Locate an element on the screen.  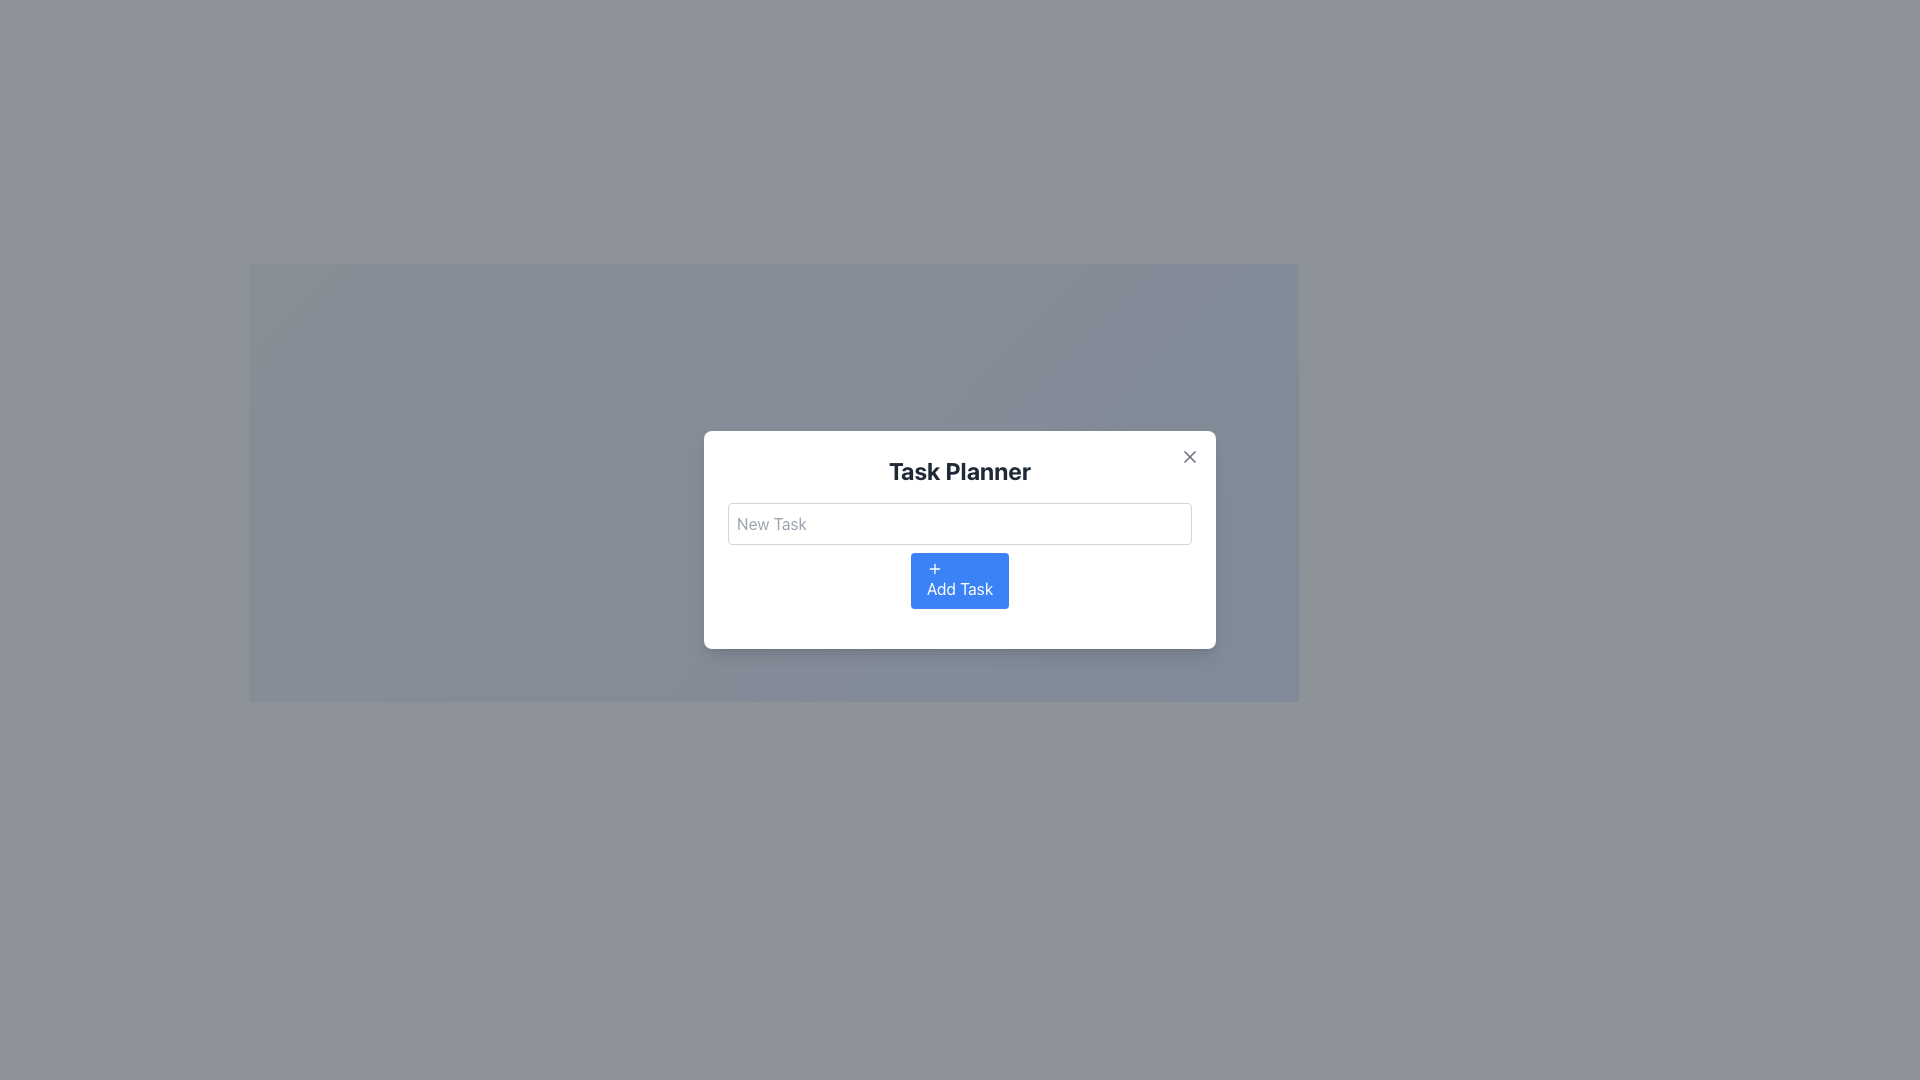
the button labeled 'Add Task' located below the 'New Task' input field is located at coordinates (960, 581).